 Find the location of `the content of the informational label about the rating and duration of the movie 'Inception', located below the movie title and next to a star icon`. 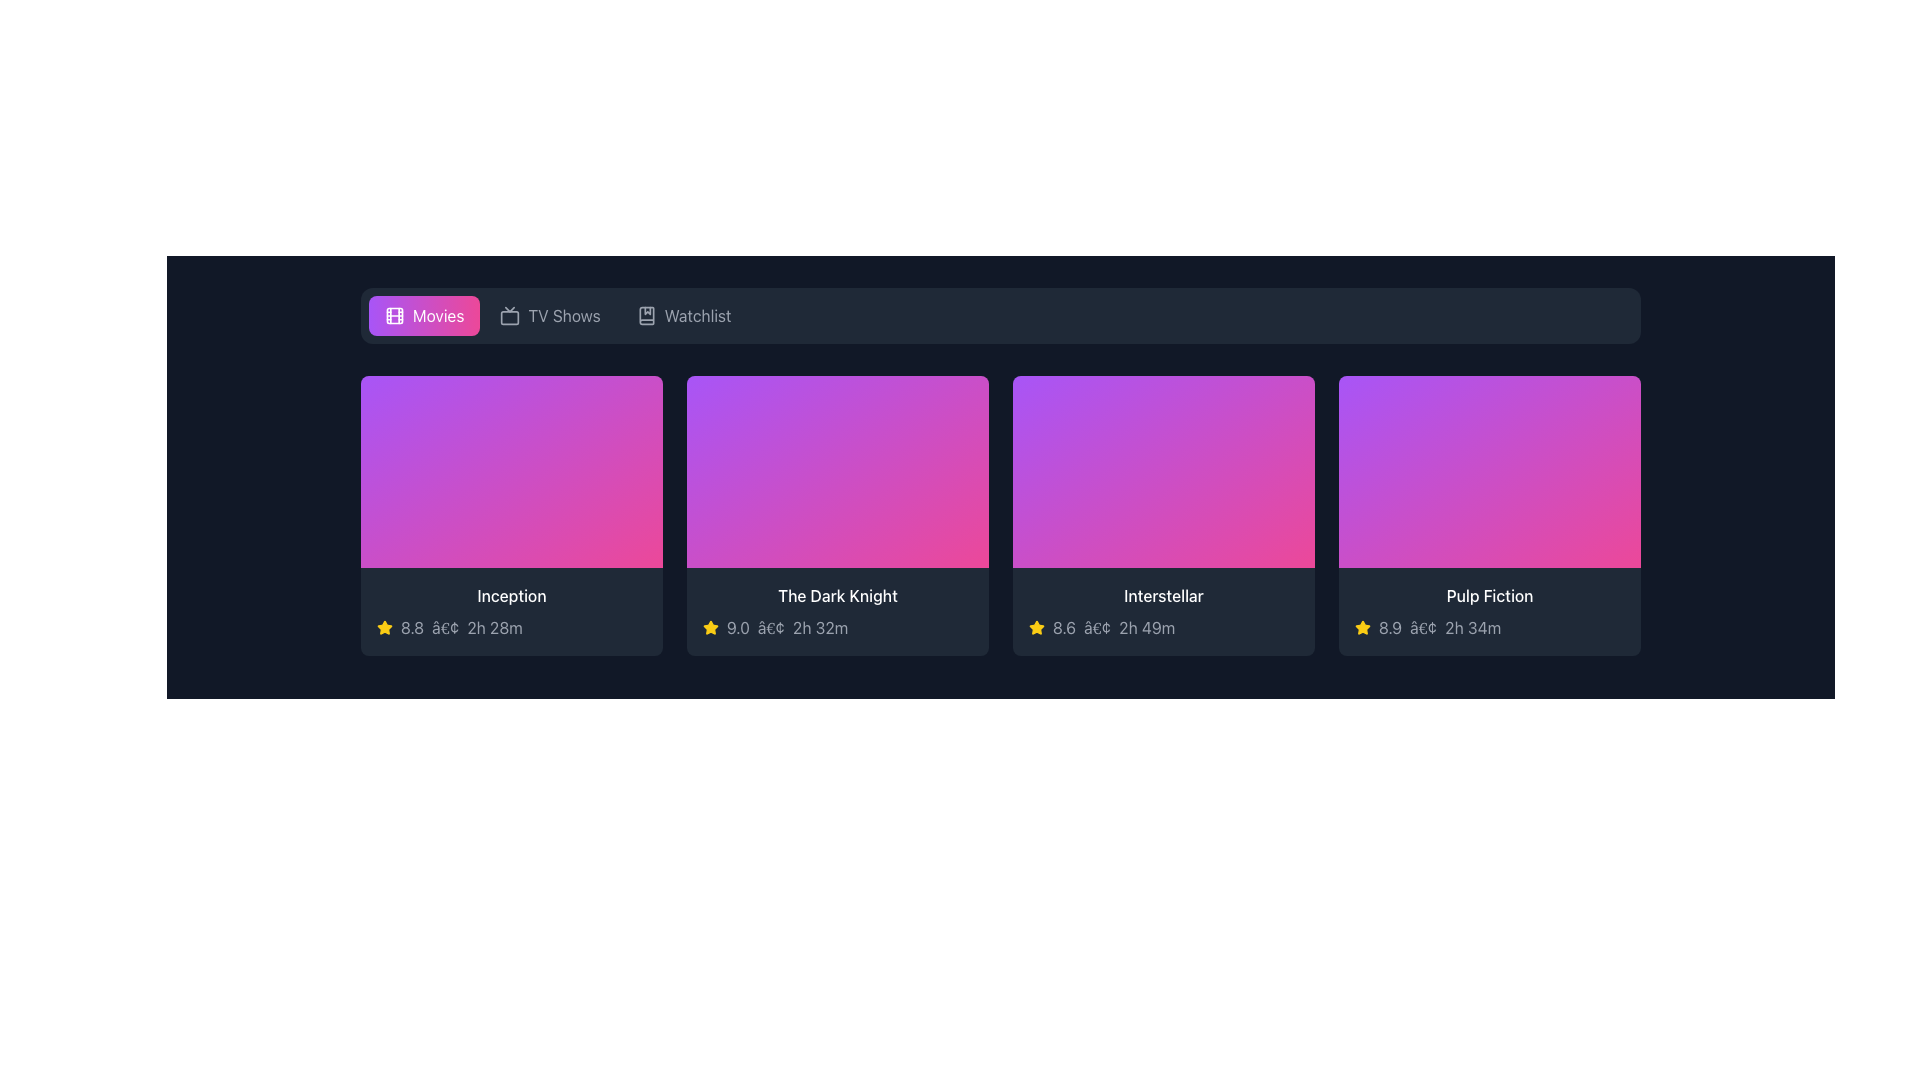

the content of the informational label about the rating and duration of the movie 'Inception', located below the movie title and next to a star icon is located at coordinates (512, 627).